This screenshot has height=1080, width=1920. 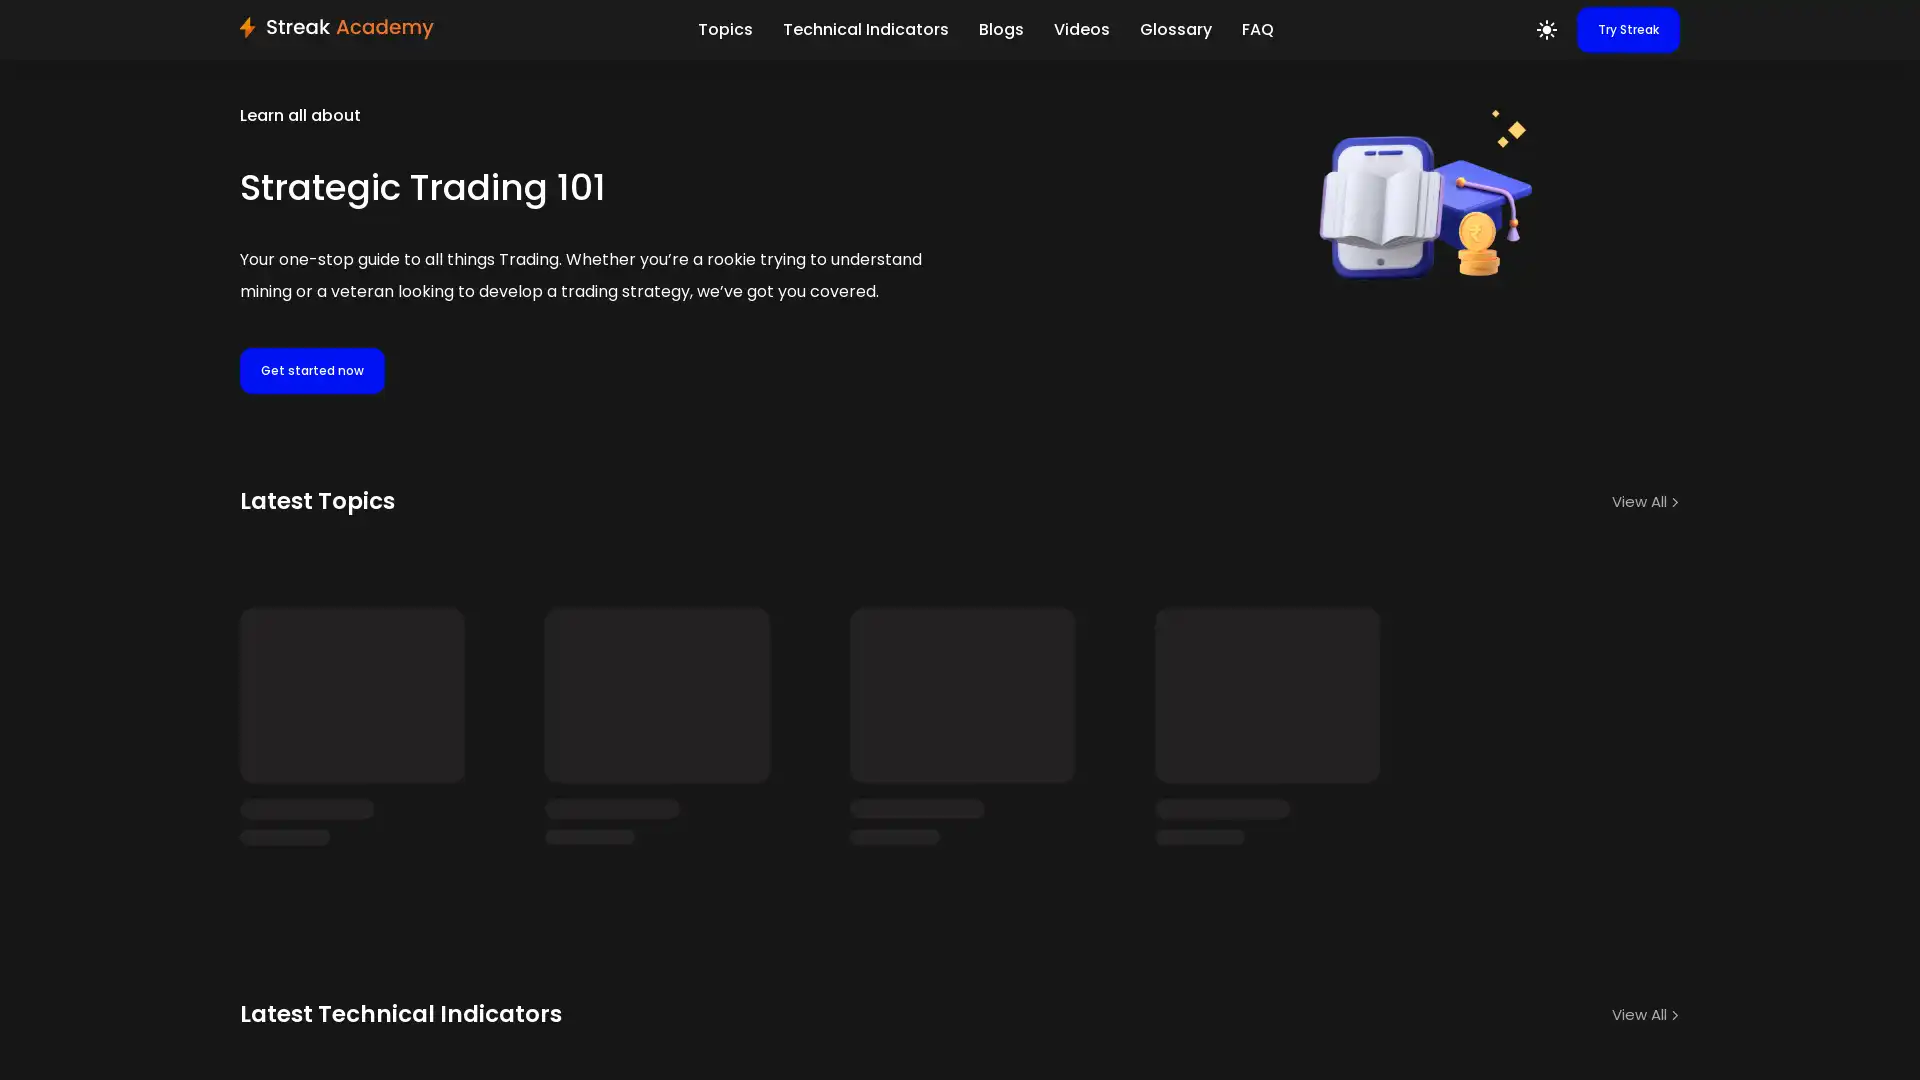 I want to click on Blogs, so click(x=1000, y=30).